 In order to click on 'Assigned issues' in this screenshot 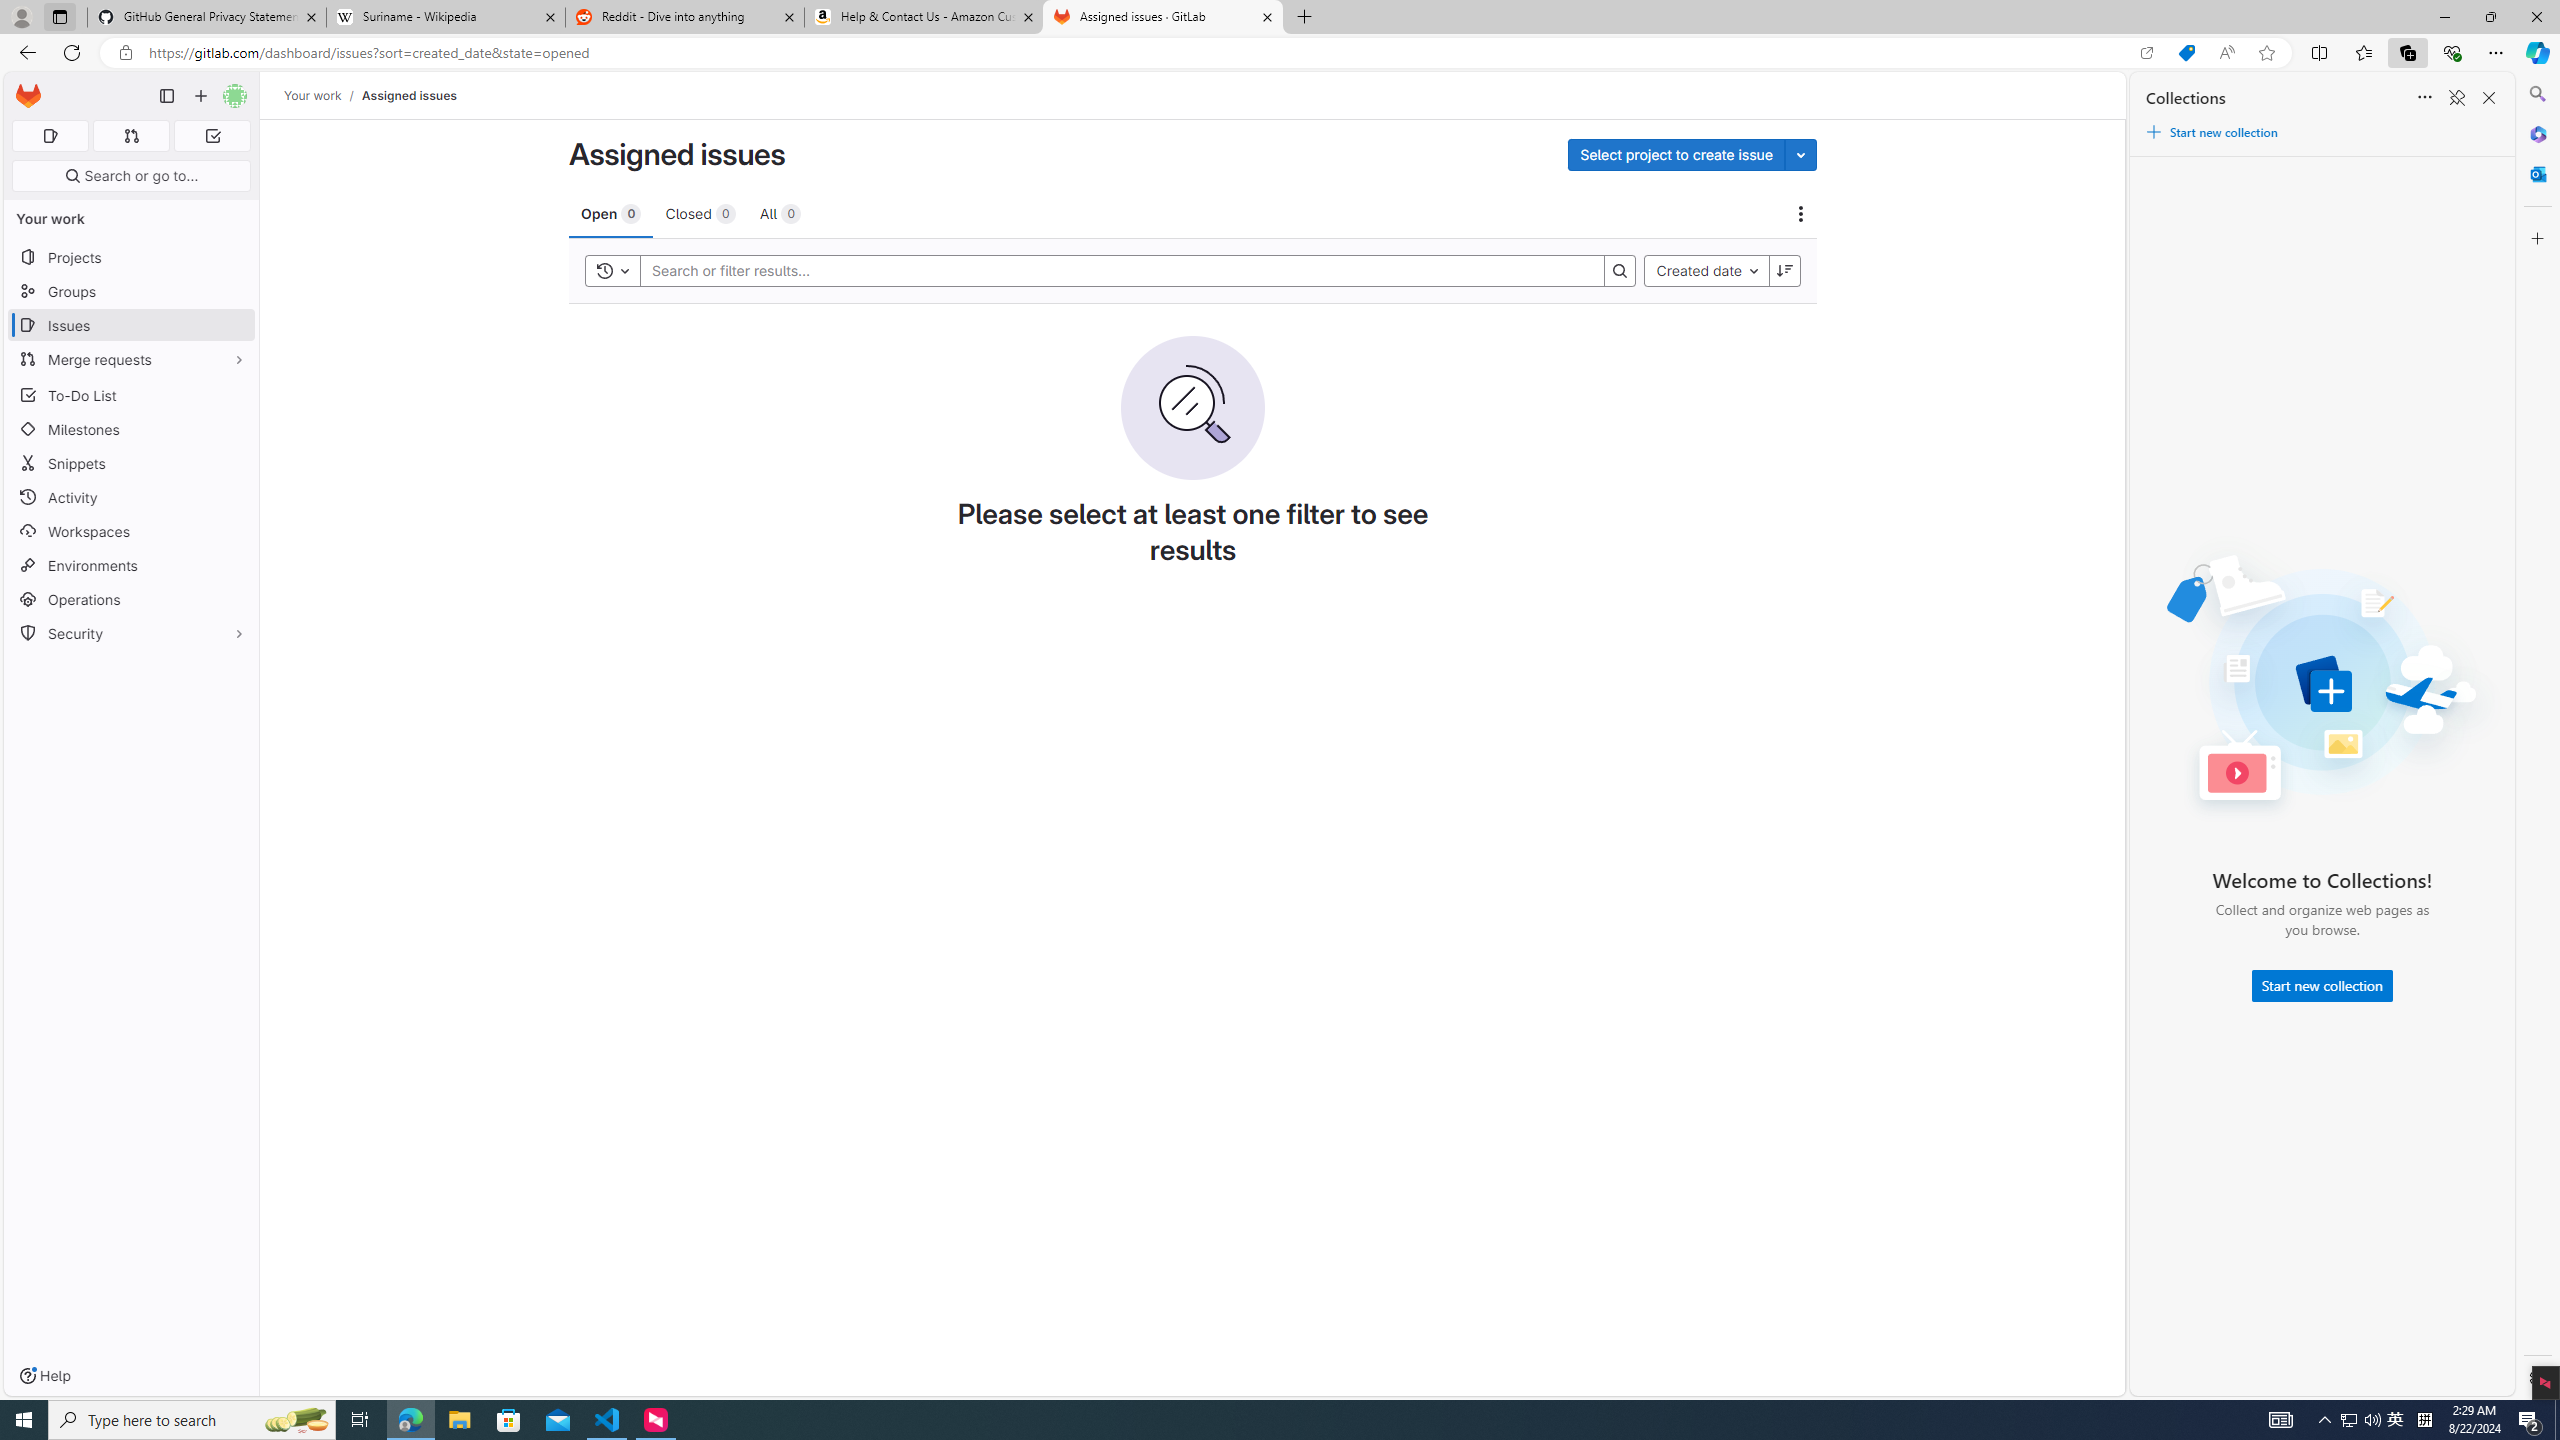, I will do `click(408, 95)`.